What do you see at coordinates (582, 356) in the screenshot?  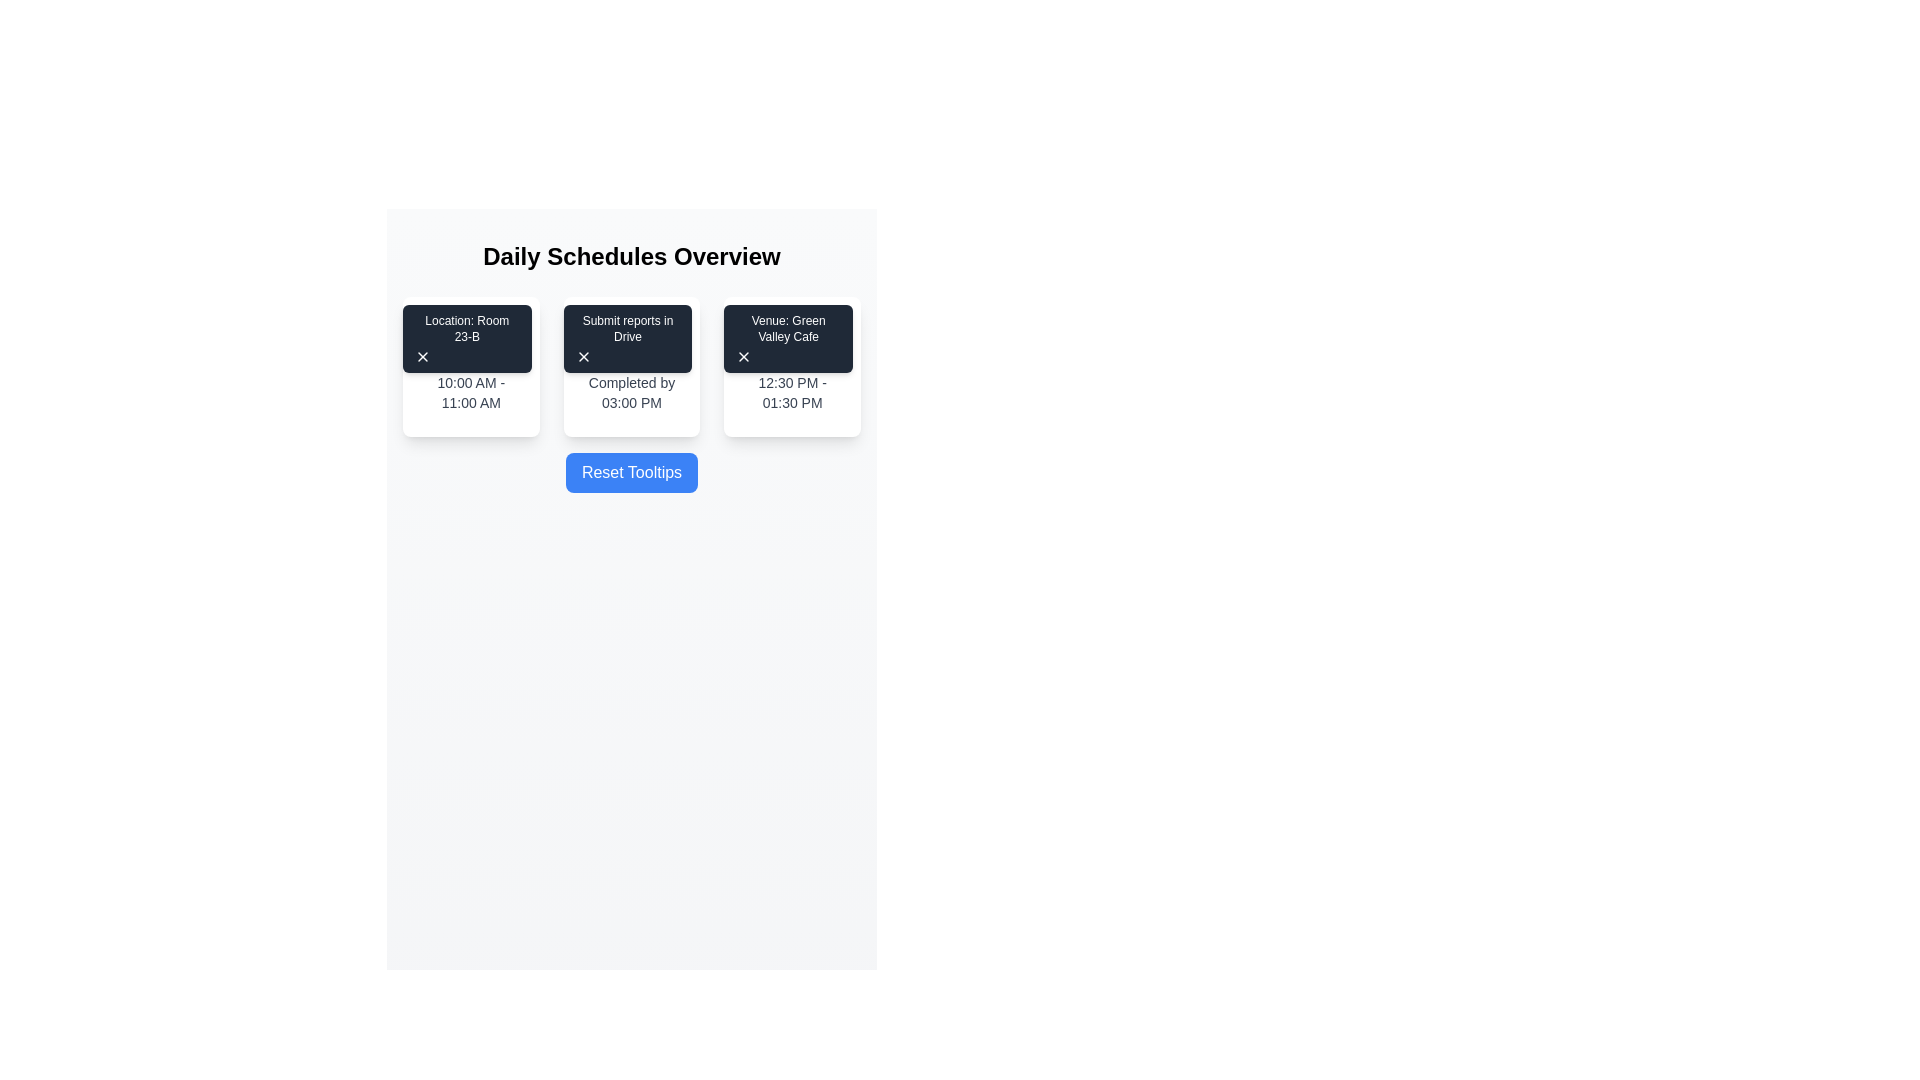 I see `the Close button located at the top-right corner of the 'Submit reports in Drive' card` at bounding box center [582, 356].